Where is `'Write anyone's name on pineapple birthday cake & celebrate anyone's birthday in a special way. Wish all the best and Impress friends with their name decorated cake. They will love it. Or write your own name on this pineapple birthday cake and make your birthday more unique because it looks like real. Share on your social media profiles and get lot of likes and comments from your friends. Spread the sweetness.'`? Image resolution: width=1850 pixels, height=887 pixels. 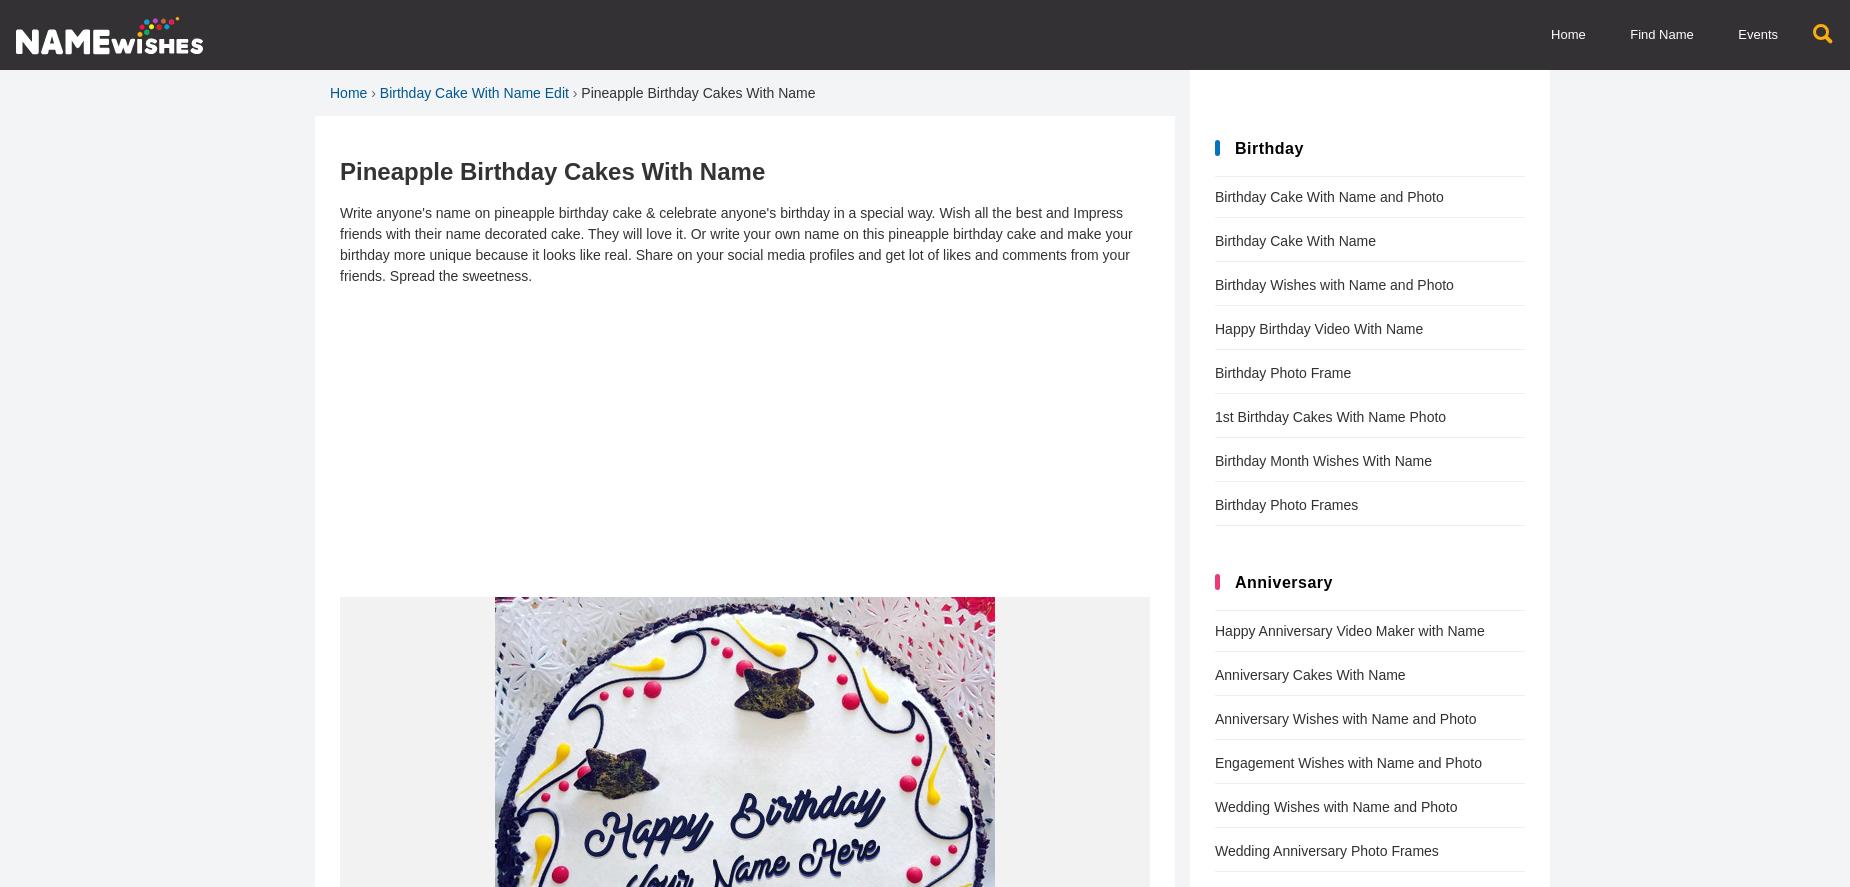 'Write anyone's name on pineapple birthday cake & celebrate anyone's birthday in a special way. Wish all the best and Impress friends with their name decorated cake. They will love it. Or write your own name on this pineapple birthday cake and make your birthday more unique because it looks like real. Share on your social media profiles and get lot of likes and comments from your friends. Spread the sweetness.' is located at coordinates (735, 244).